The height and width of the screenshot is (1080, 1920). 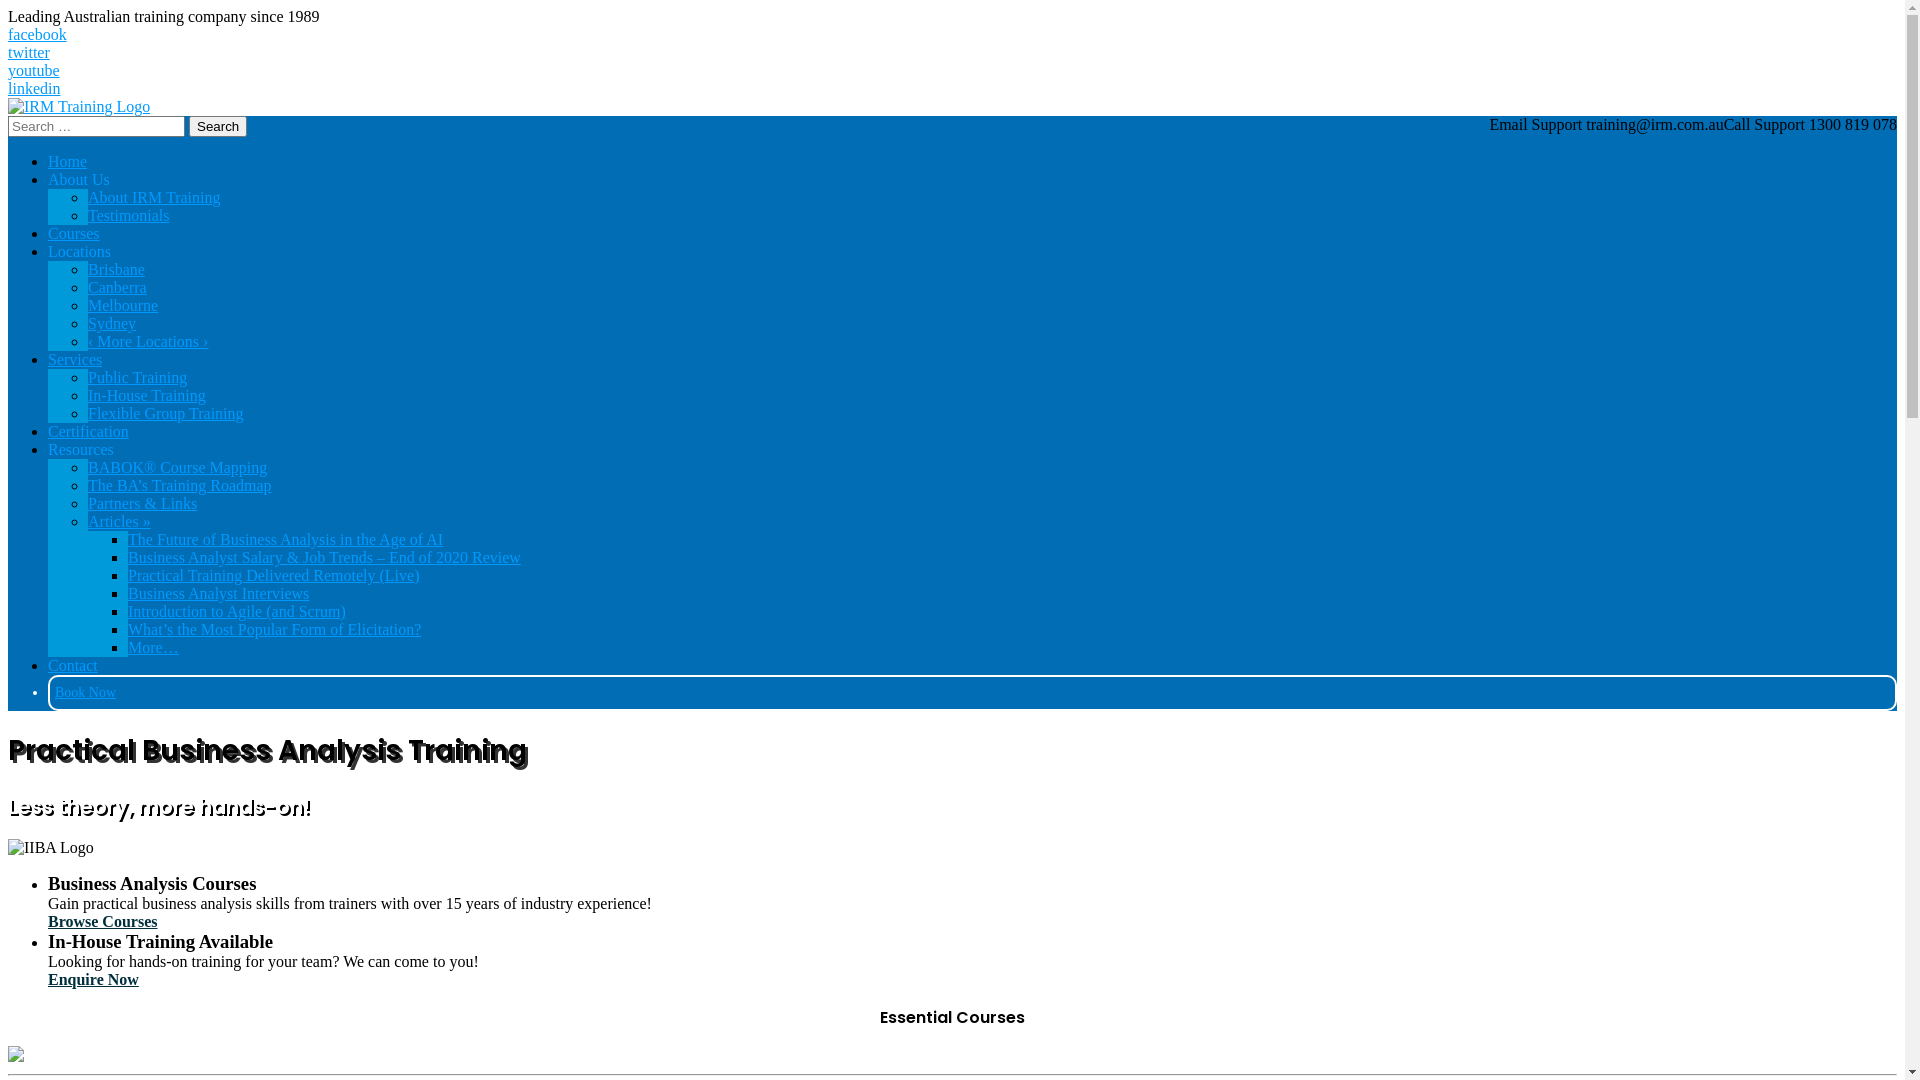 I want to click on 'Services', so click(x=75, y=358).